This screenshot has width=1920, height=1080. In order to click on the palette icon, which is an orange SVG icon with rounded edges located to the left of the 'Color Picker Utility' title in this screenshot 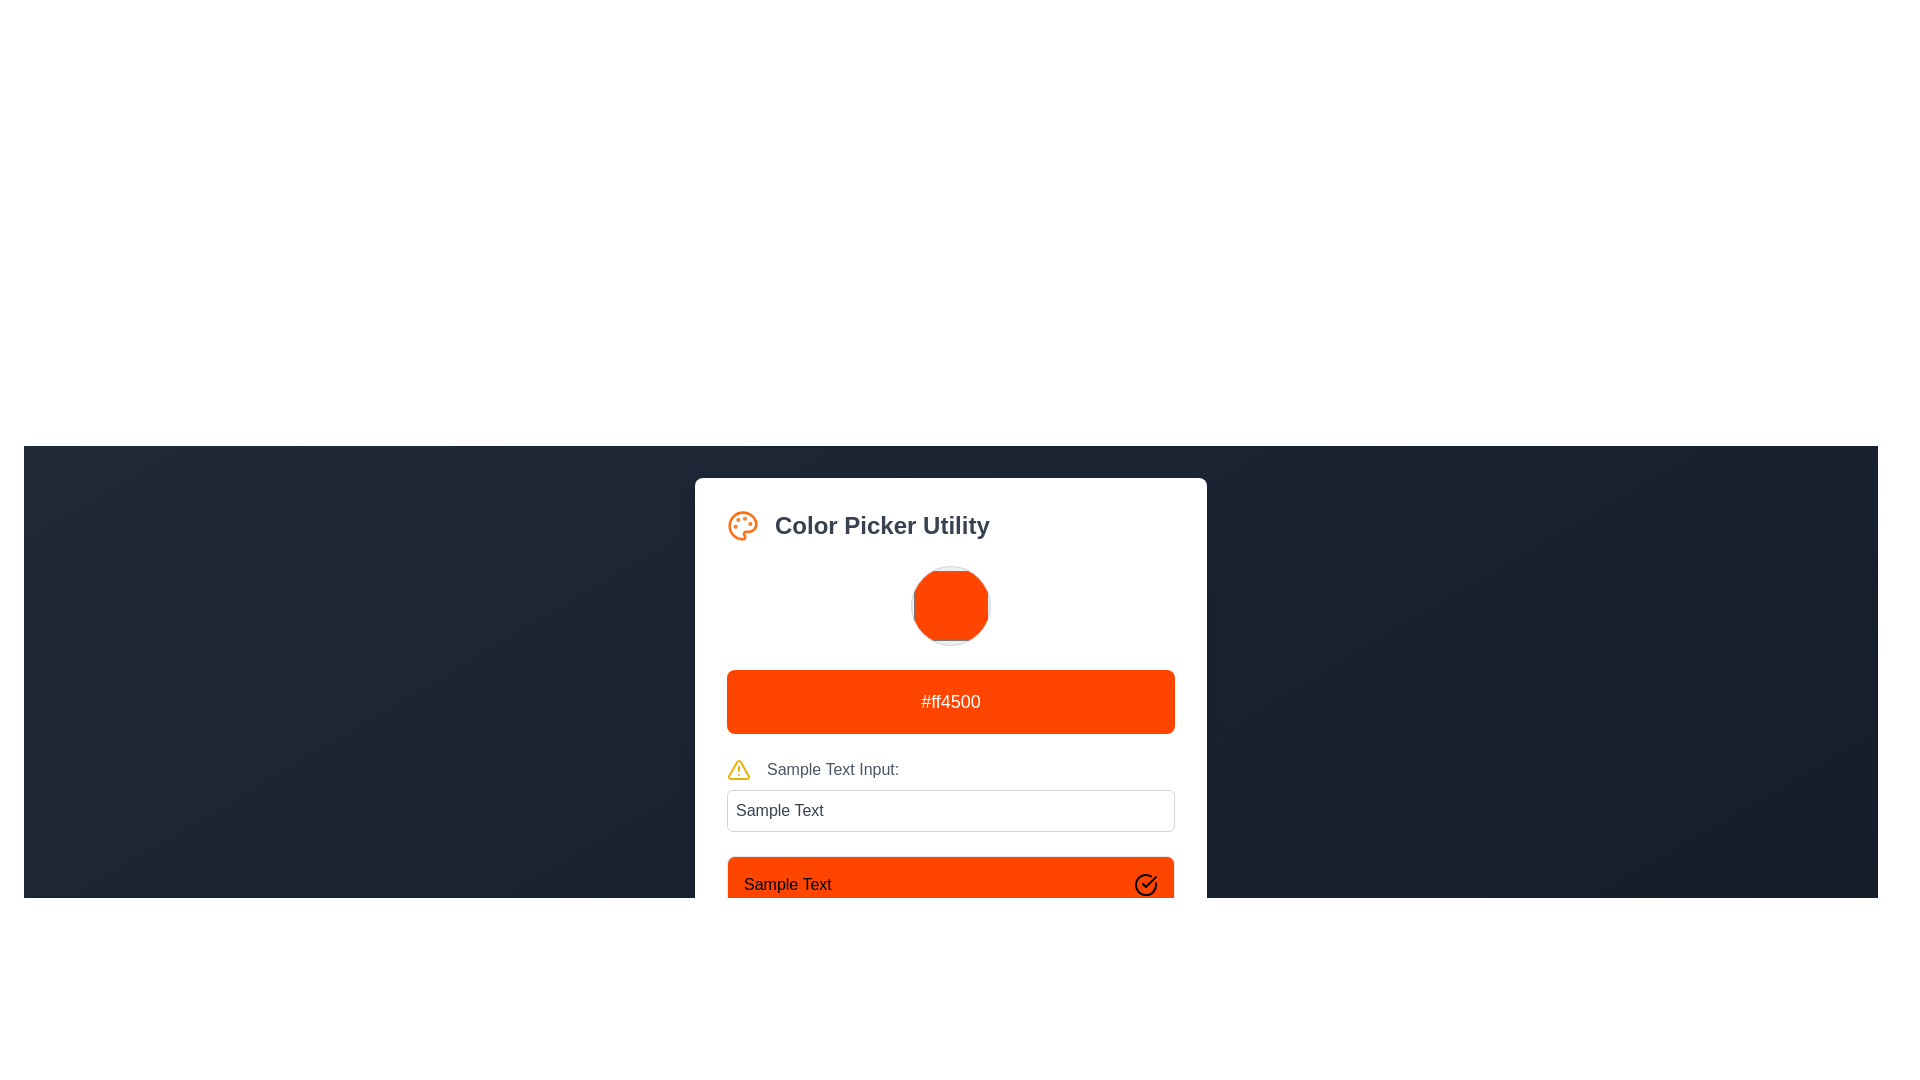, I will do `click(742, 524)`.